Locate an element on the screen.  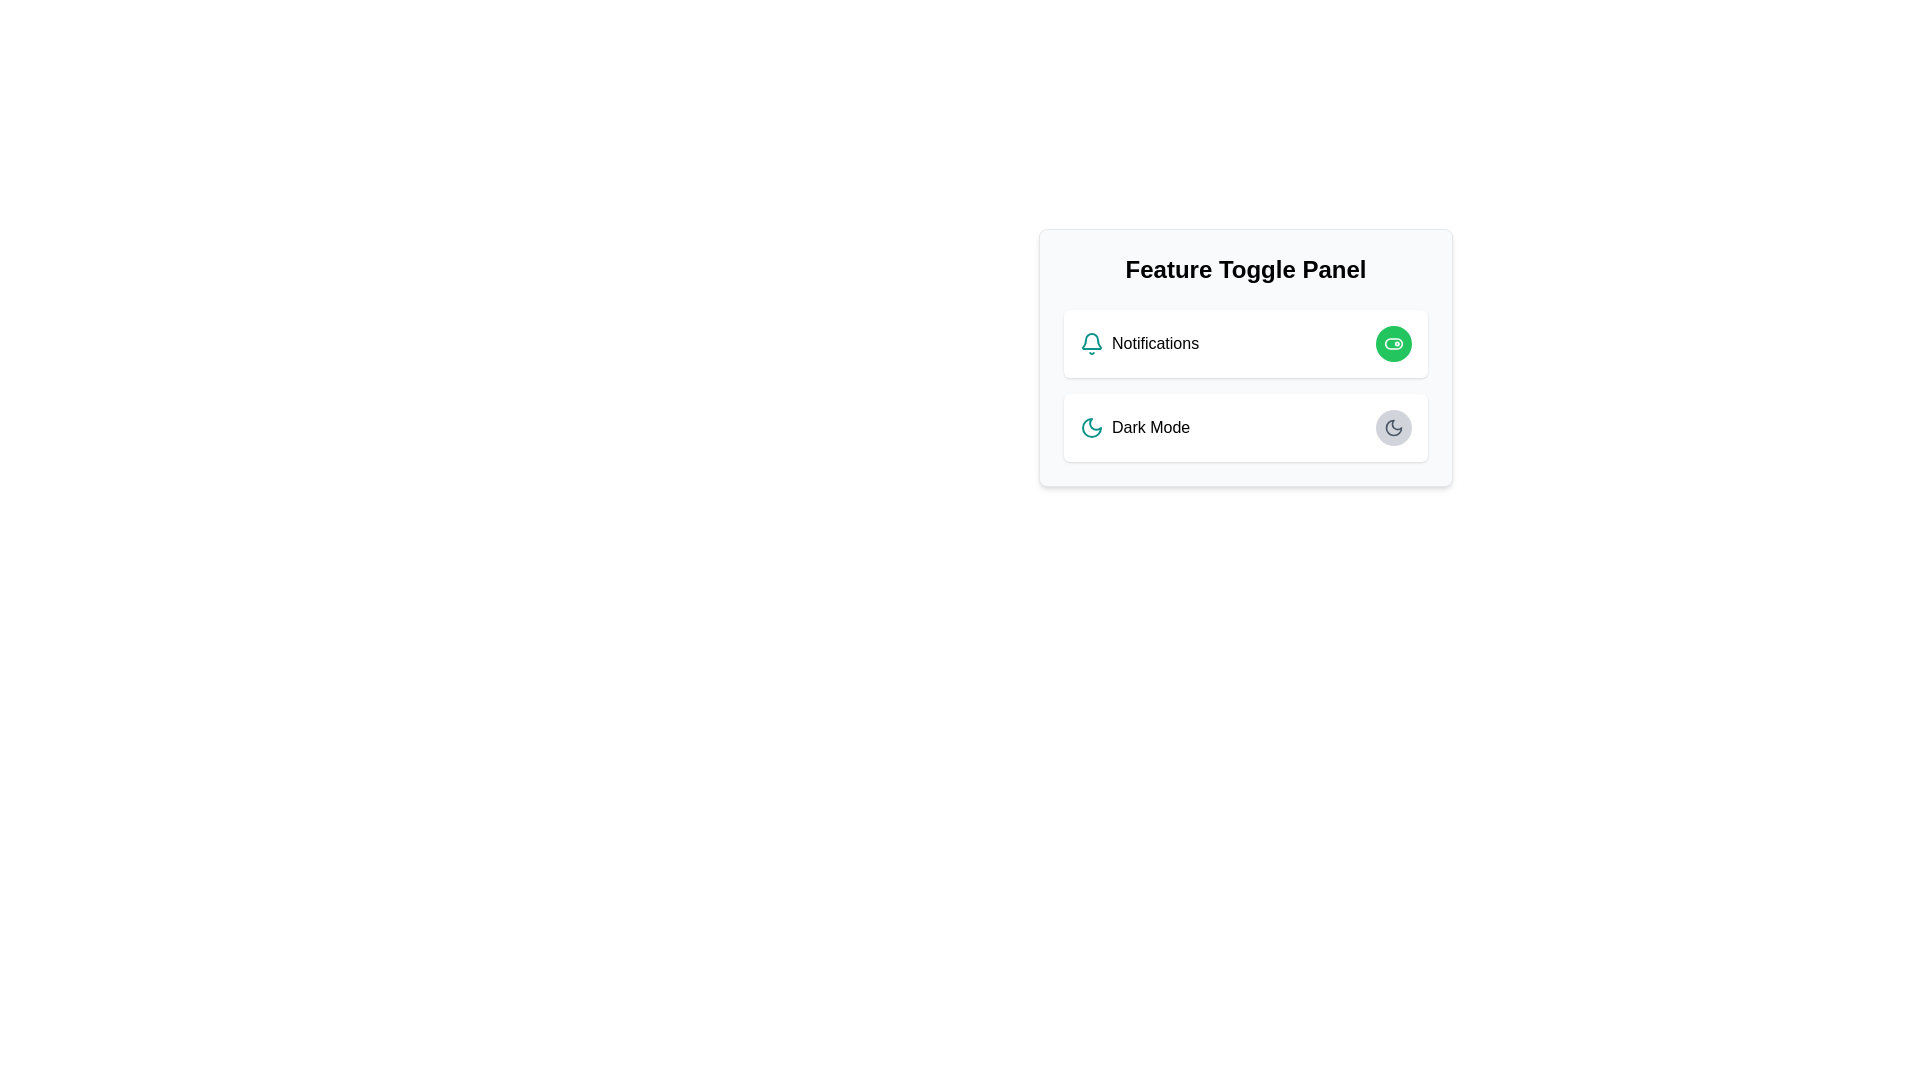
the circular button with a light gray background and moon icon located on the right side of the 'Dark Mode' option in the Feature Toggle Panel is located at coordinates (1392, 427).